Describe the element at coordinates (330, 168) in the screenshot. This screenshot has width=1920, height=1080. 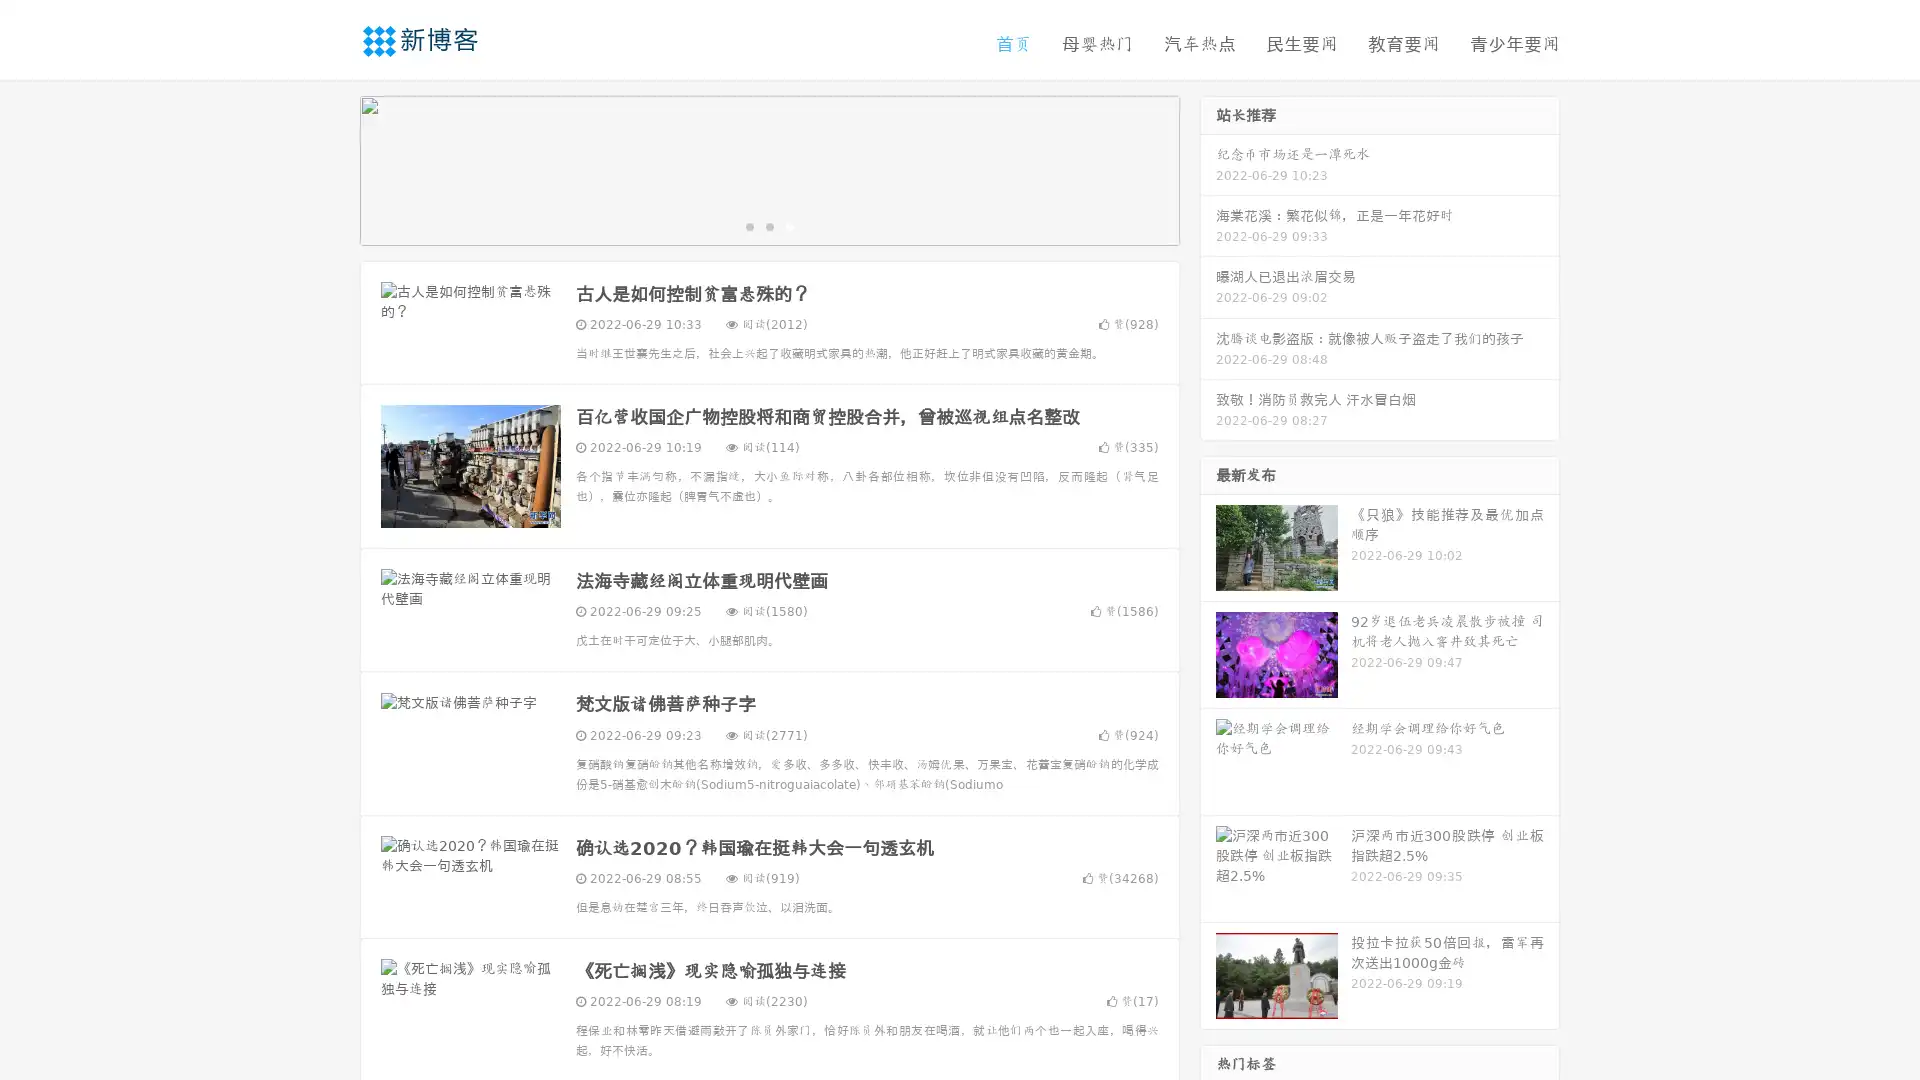
I see `Previous slide` at that location.